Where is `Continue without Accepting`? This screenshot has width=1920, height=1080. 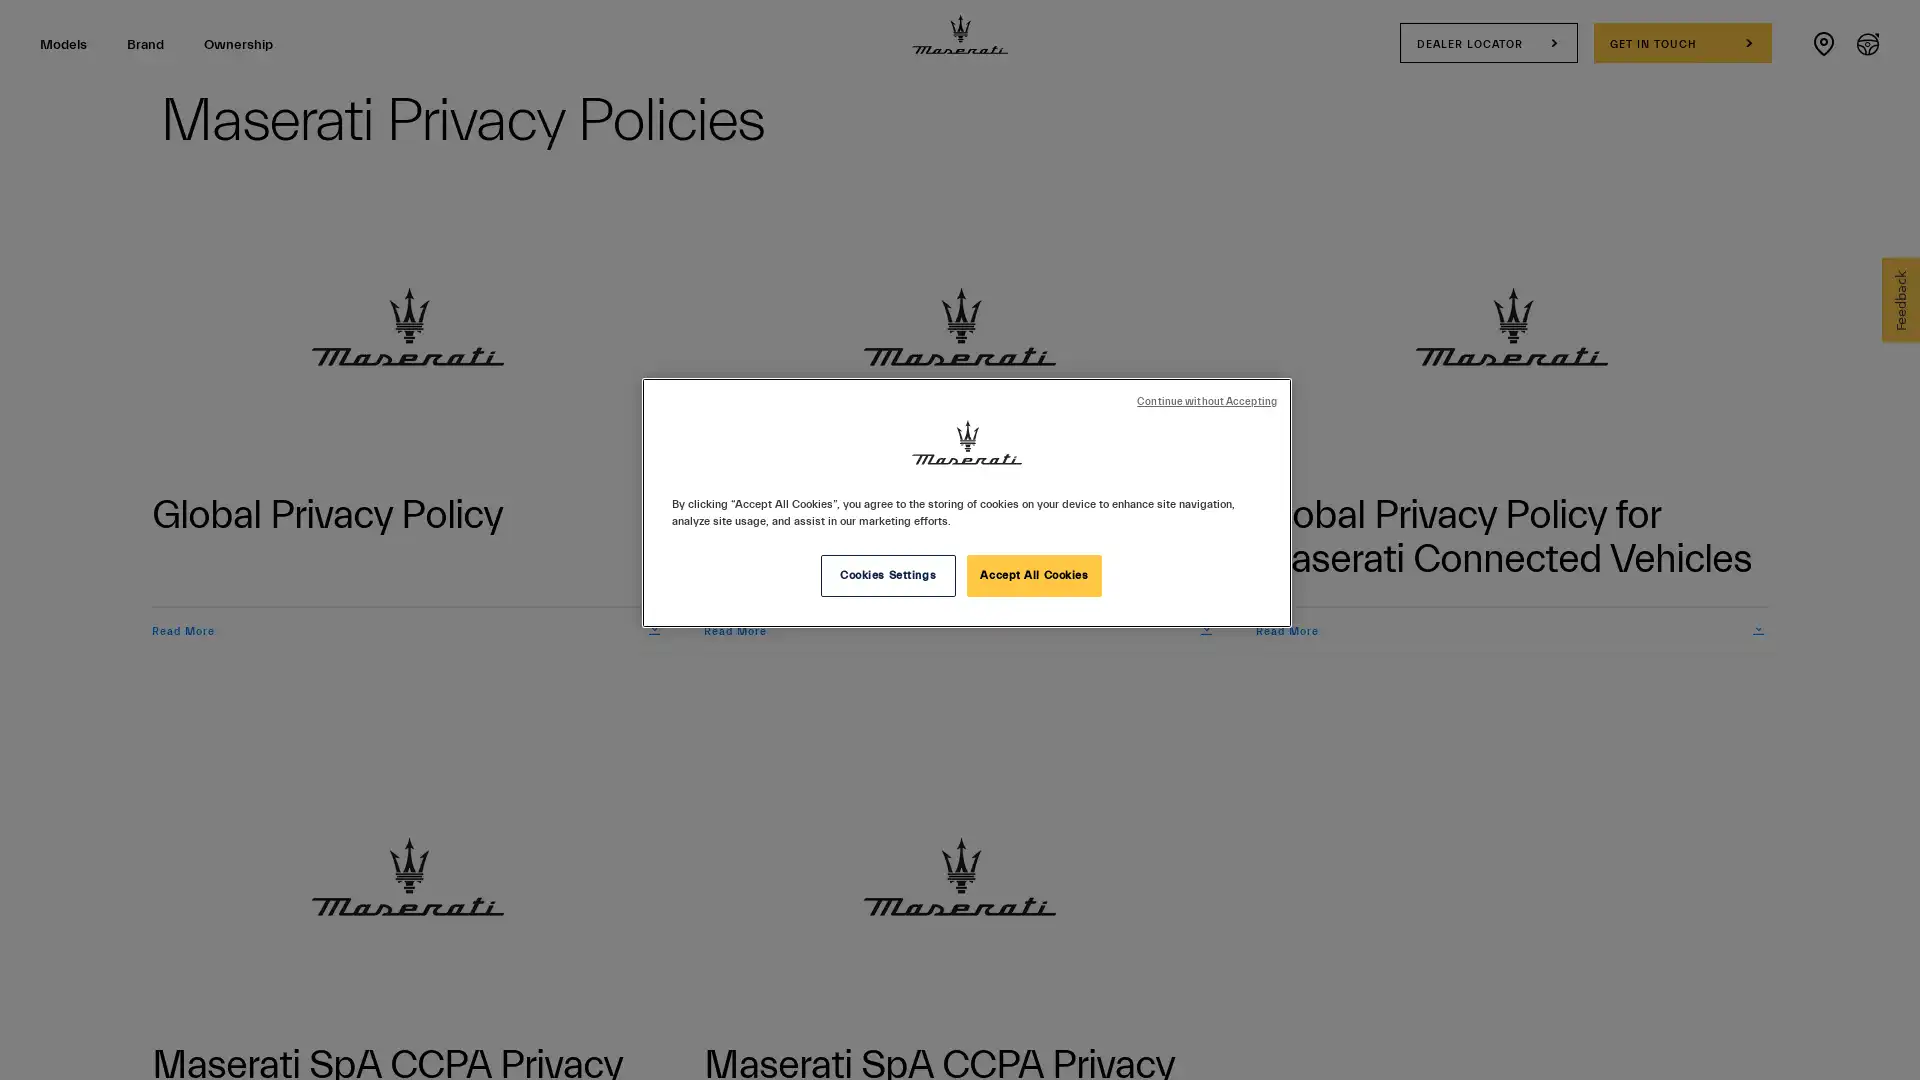 Continue without Accepting is located at coordinates (1205, 402).